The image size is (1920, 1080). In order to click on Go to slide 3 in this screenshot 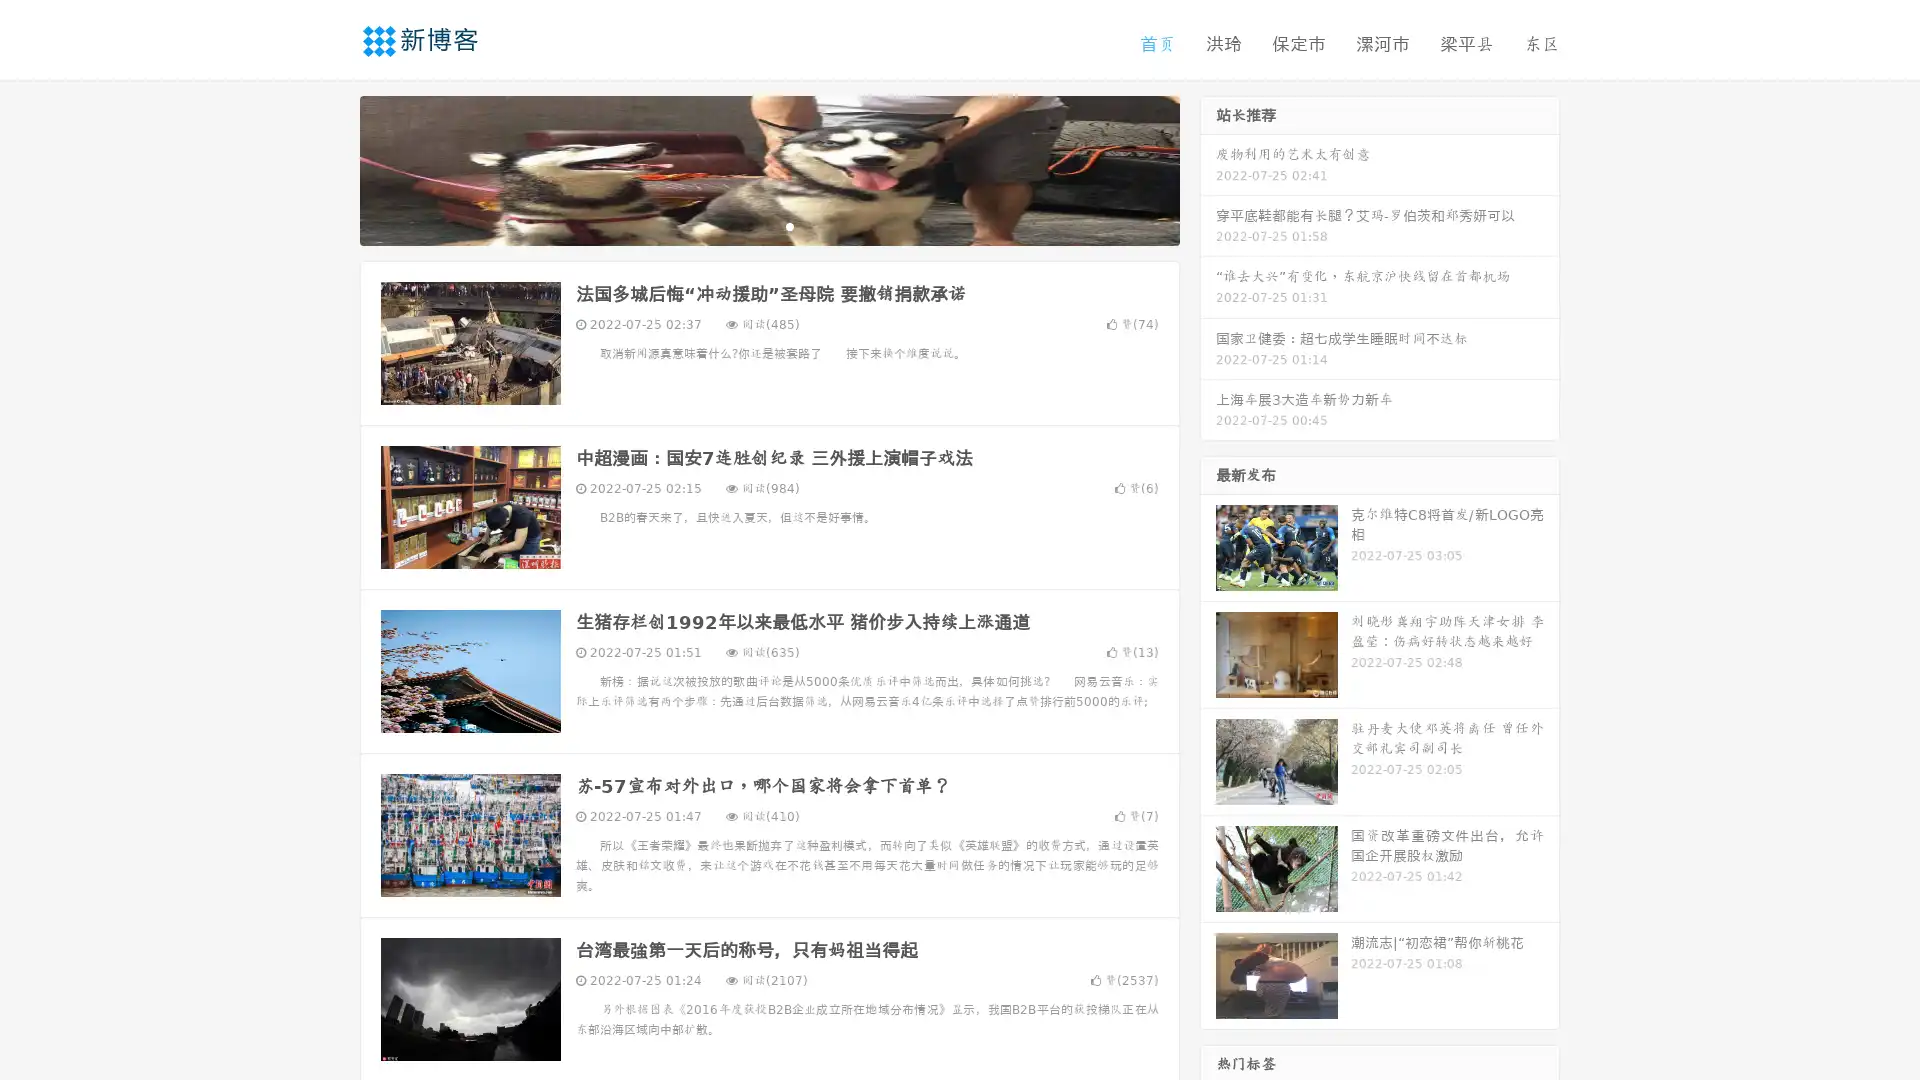, I will do `click(789, 225)`.